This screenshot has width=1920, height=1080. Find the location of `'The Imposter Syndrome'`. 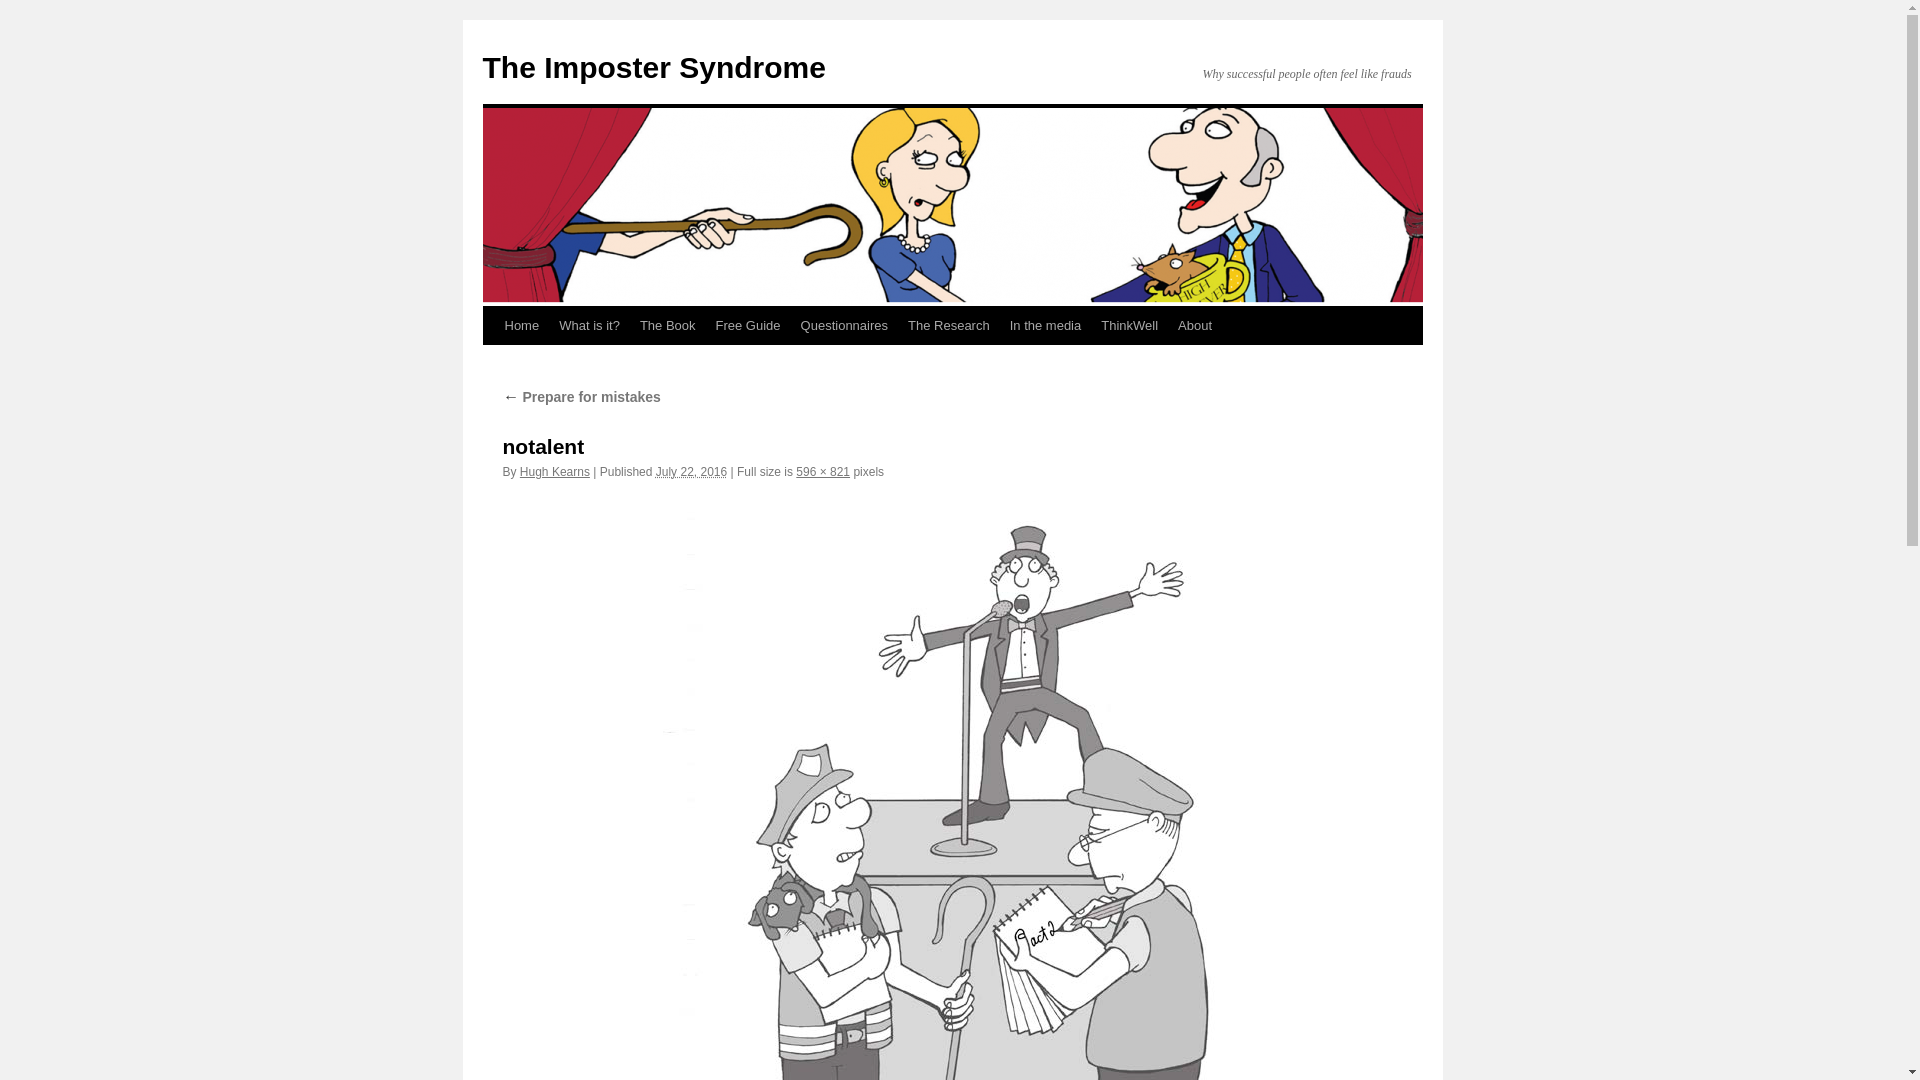

'The Imposter Syndrome' is located at coordinates (653, 66).